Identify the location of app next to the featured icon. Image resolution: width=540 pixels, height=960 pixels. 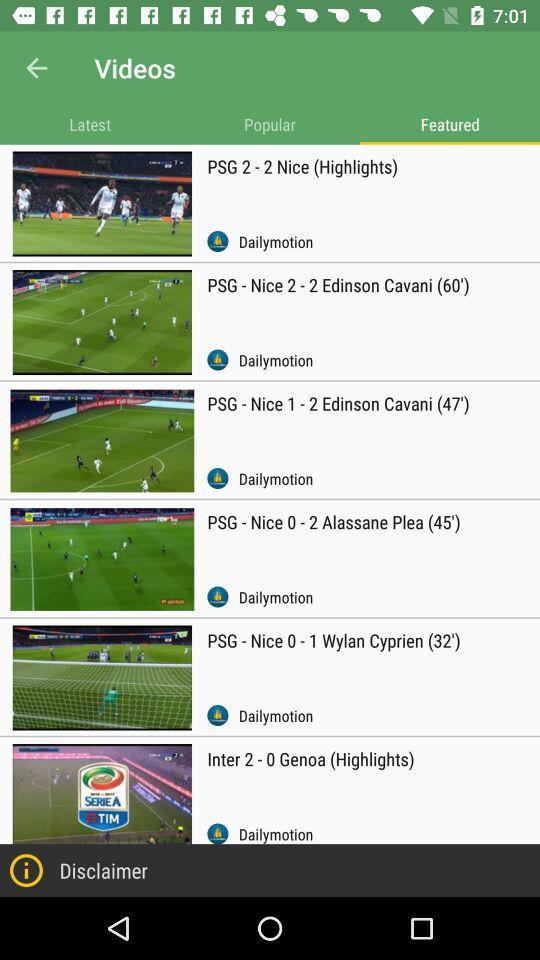
(270, 123).